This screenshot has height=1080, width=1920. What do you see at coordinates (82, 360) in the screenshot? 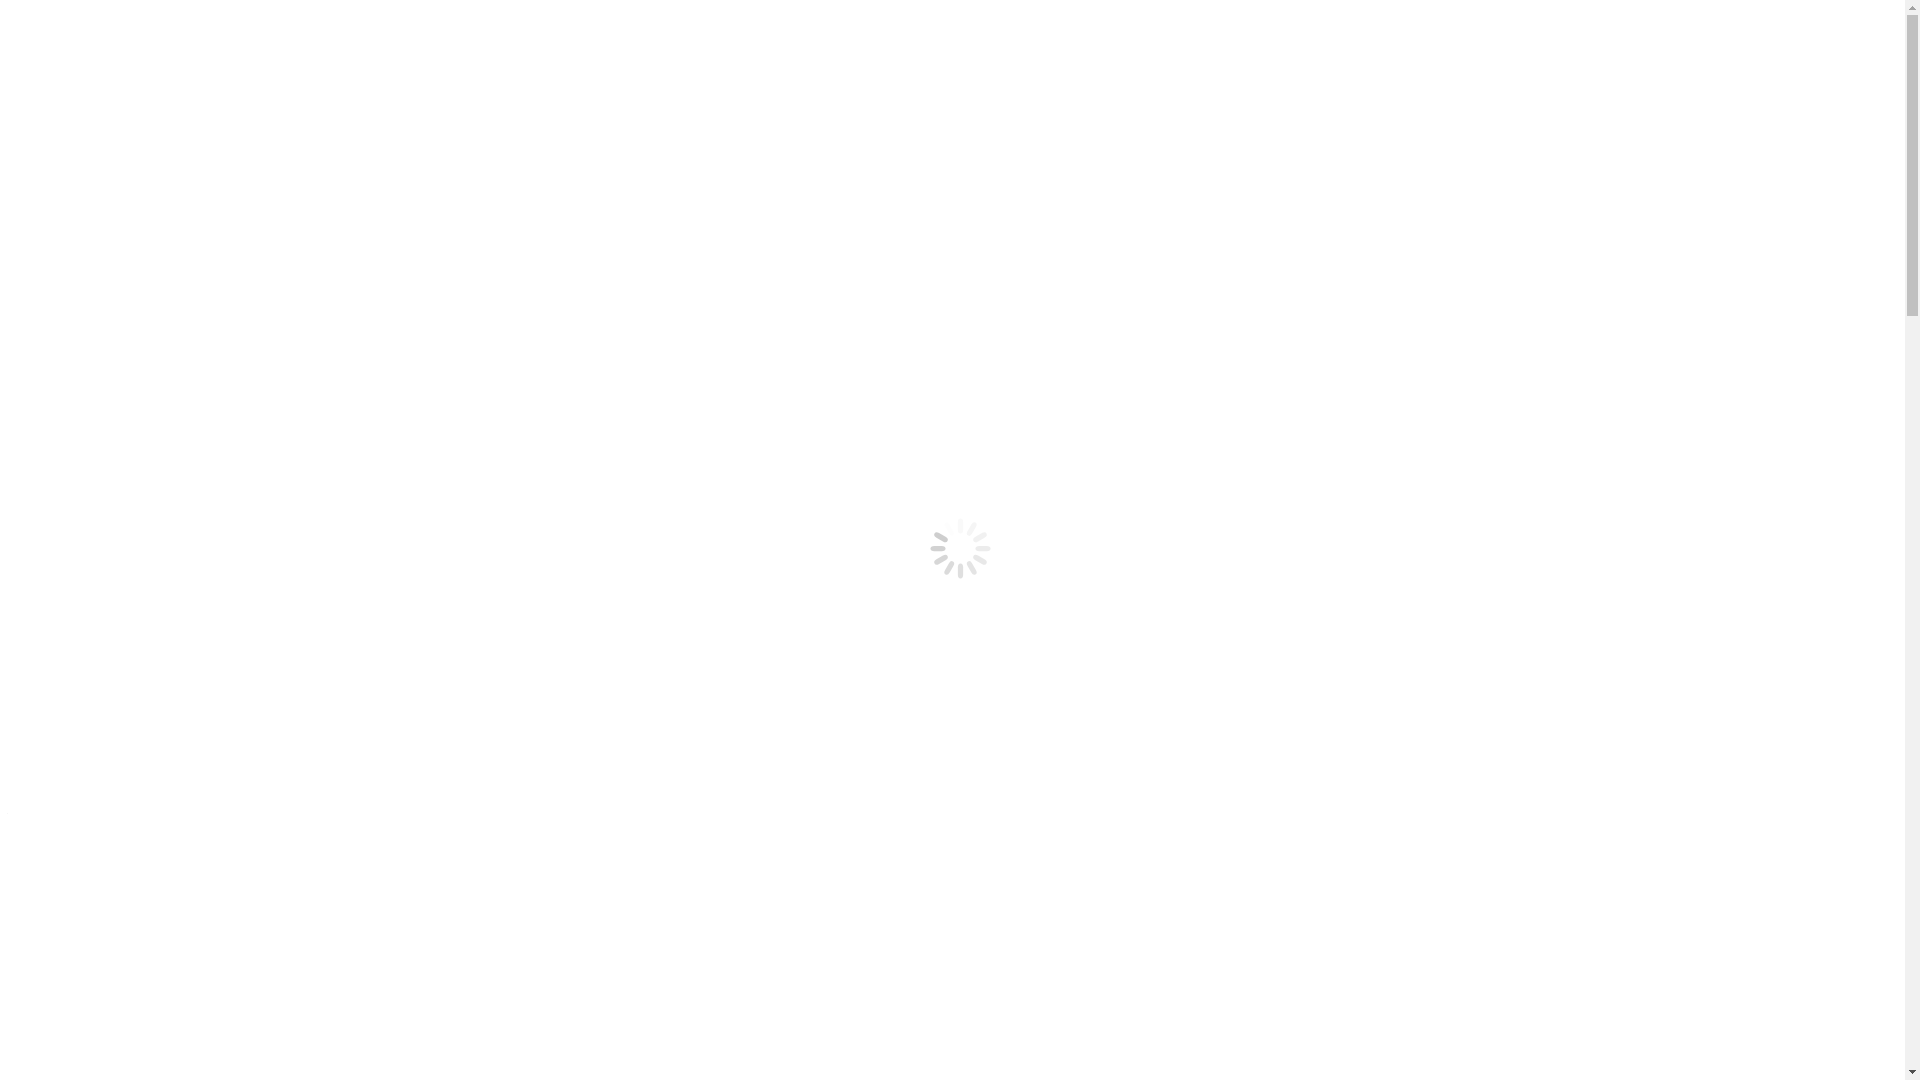
I see `'Contact Us'` at bounding box center [82, 360].